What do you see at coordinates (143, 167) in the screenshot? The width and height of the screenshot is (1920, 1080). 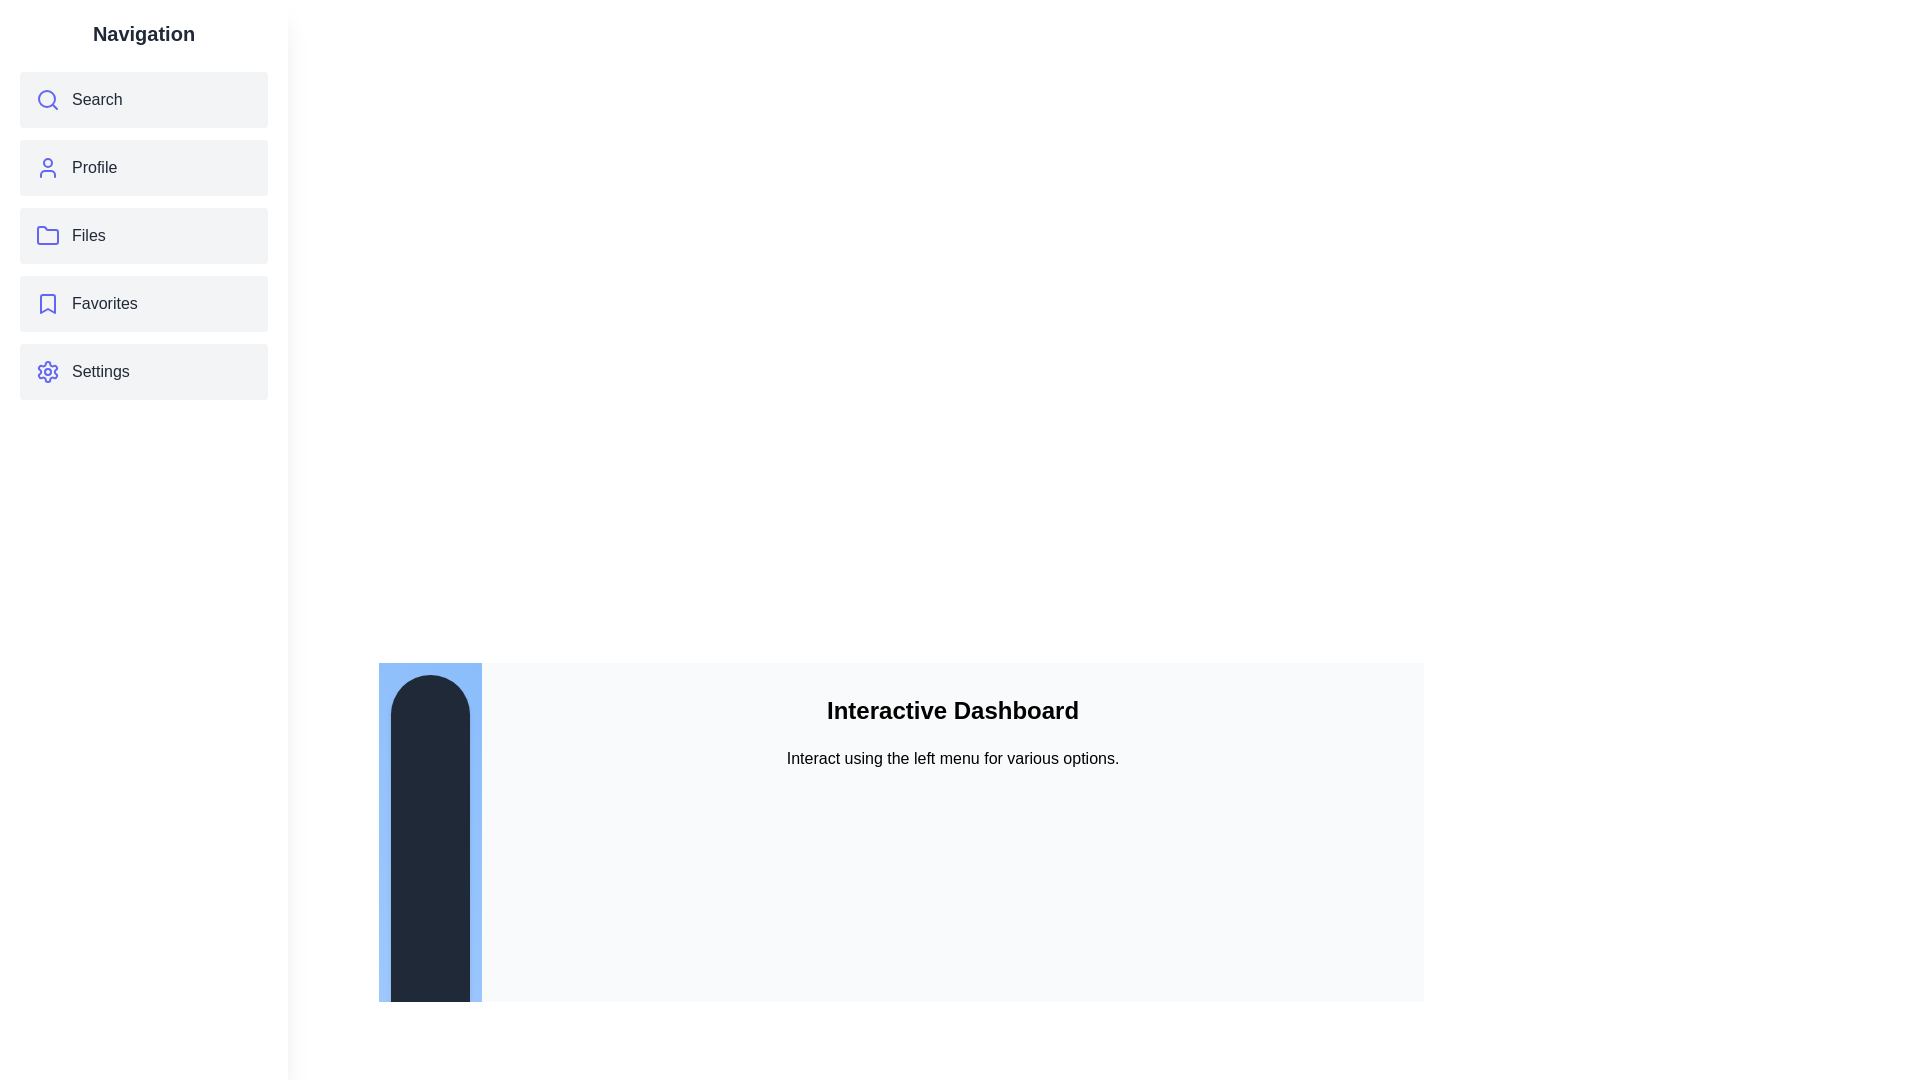 I see `the menu item corresponding to Profile to navigate` at bounding box center [143, 167].